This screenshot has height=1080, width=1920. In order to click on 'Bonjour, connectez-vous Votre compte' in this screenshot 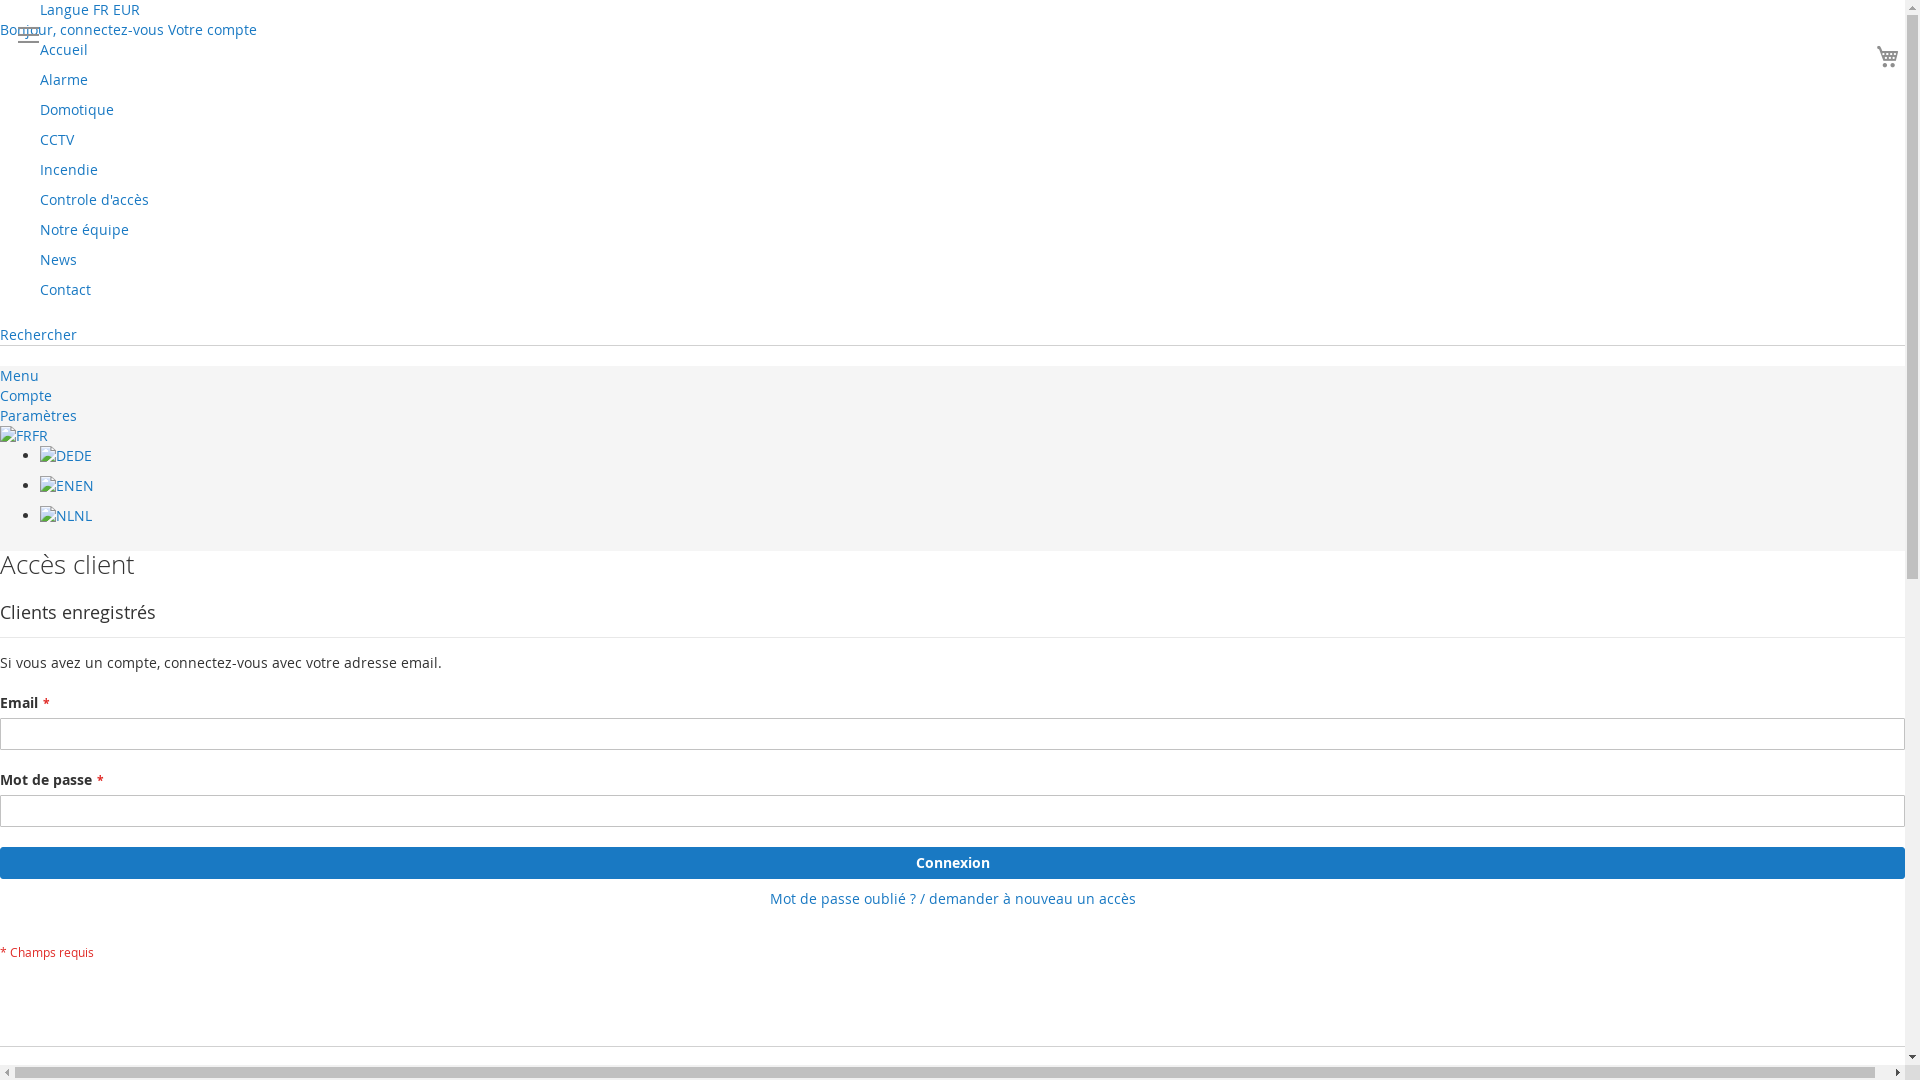, I will do `click(127, 29)`.